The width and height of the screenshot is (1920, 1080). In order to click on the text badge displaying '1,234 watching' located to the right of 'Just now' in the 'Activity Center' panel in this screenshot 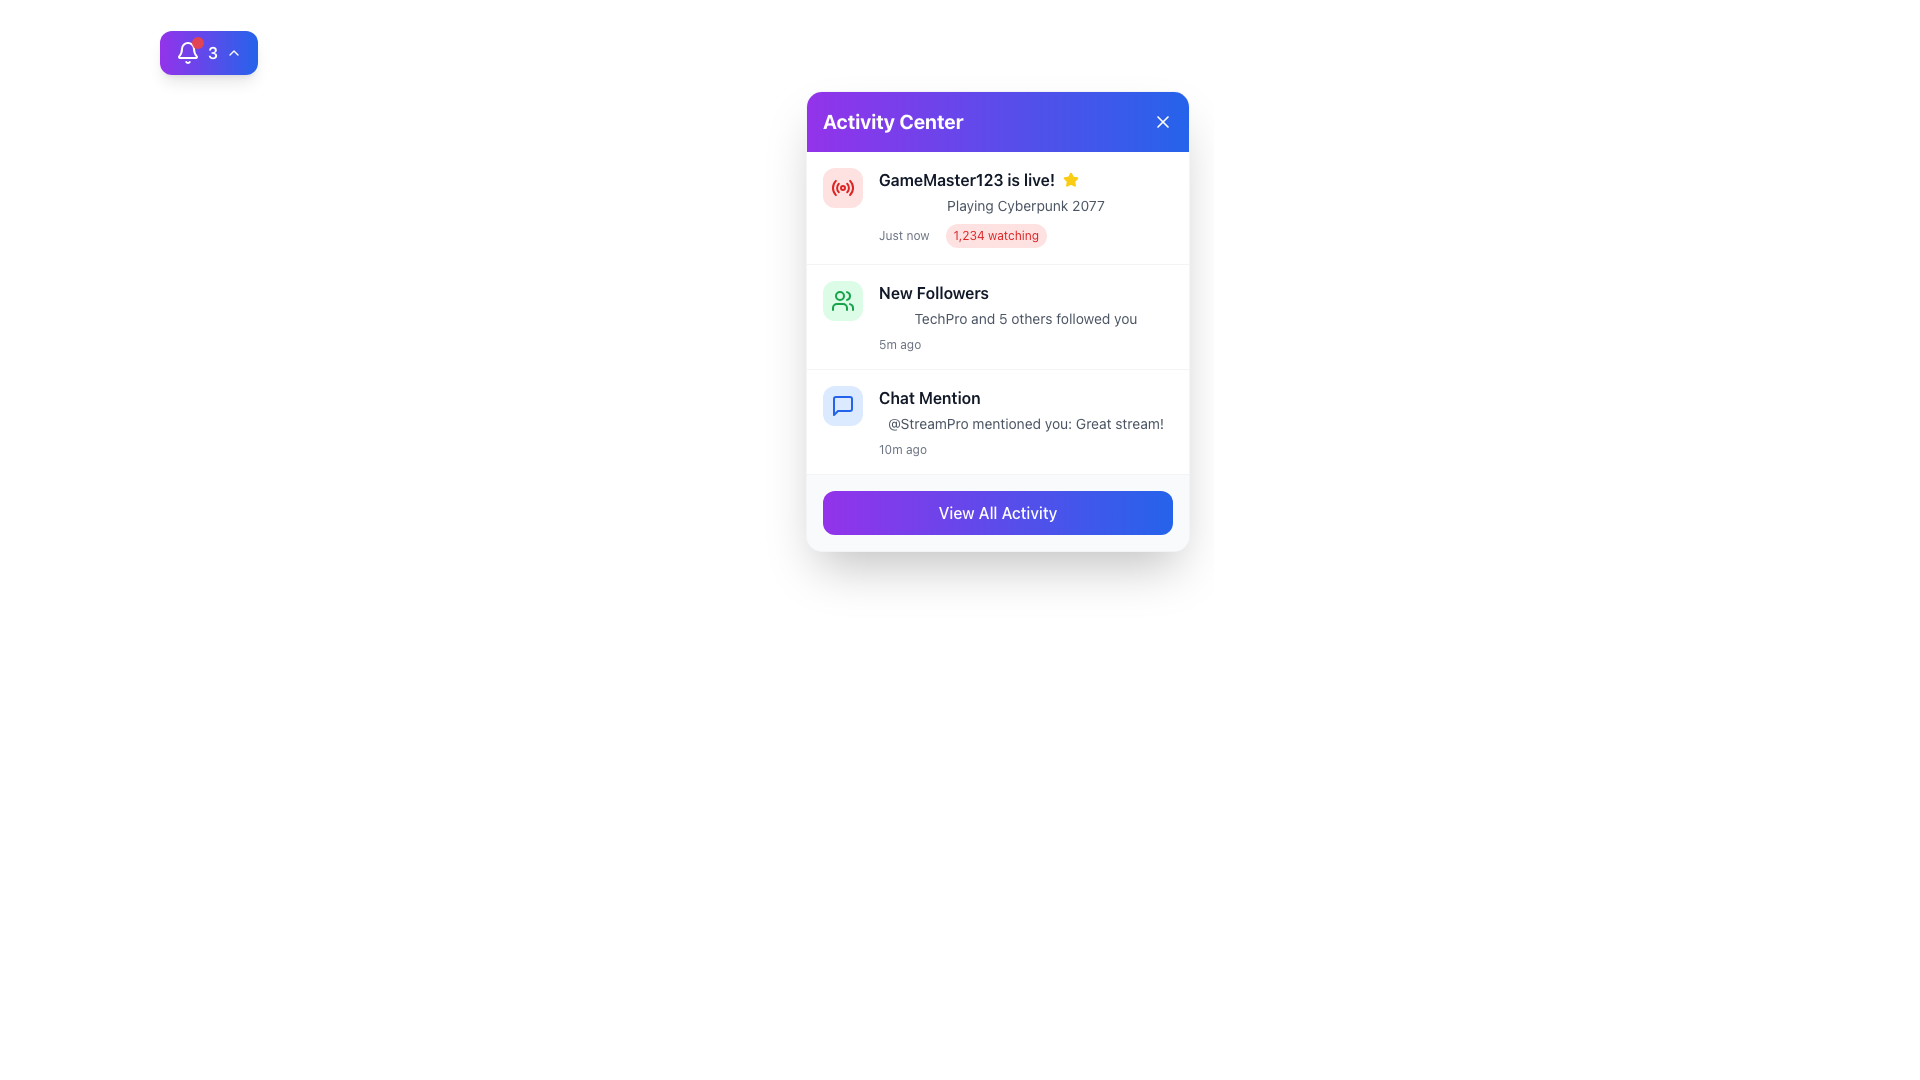, I will do `click(996, 234)`.